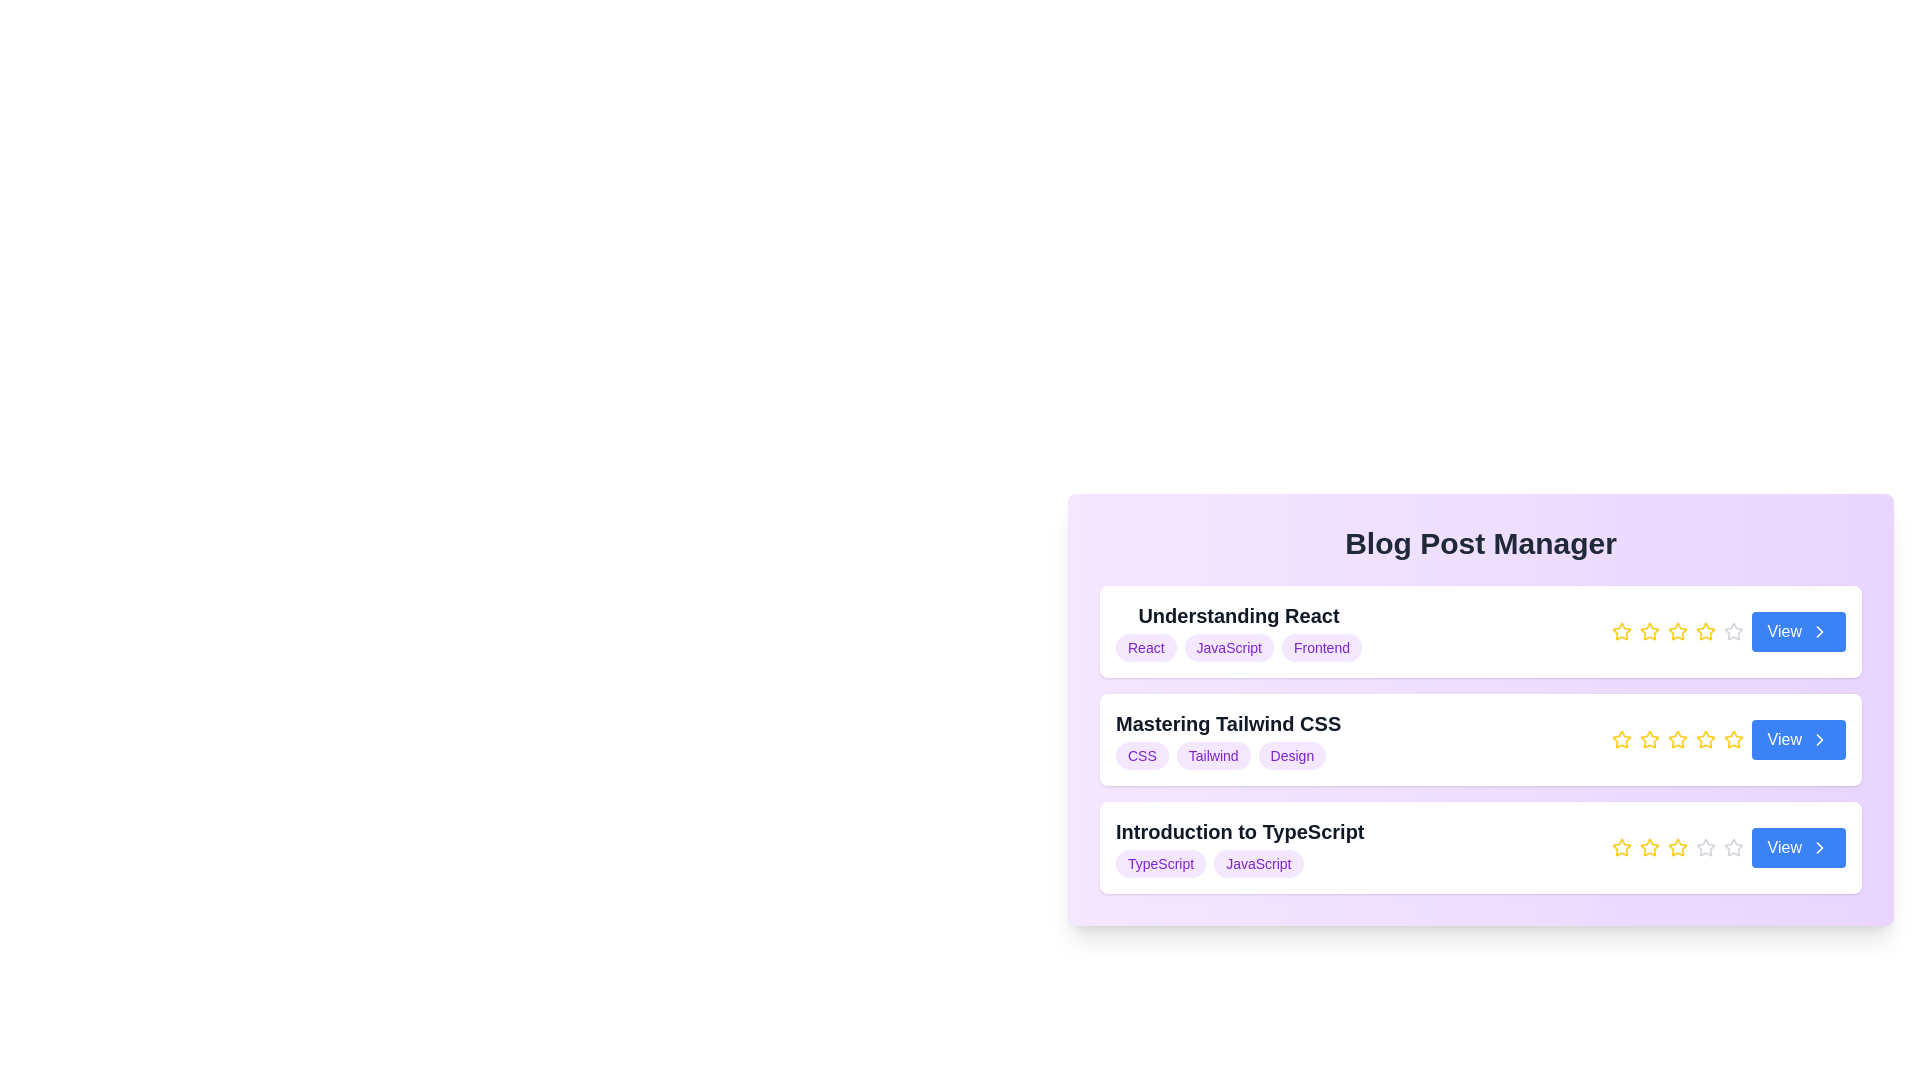 This screenshot has width=1920, height=1080. Describe the element at coordinates (1732, 740) in the screenshot. I see `on the fifth yellow star icon in the rating section for 'Mastering Tailwind CSS'` at that location.